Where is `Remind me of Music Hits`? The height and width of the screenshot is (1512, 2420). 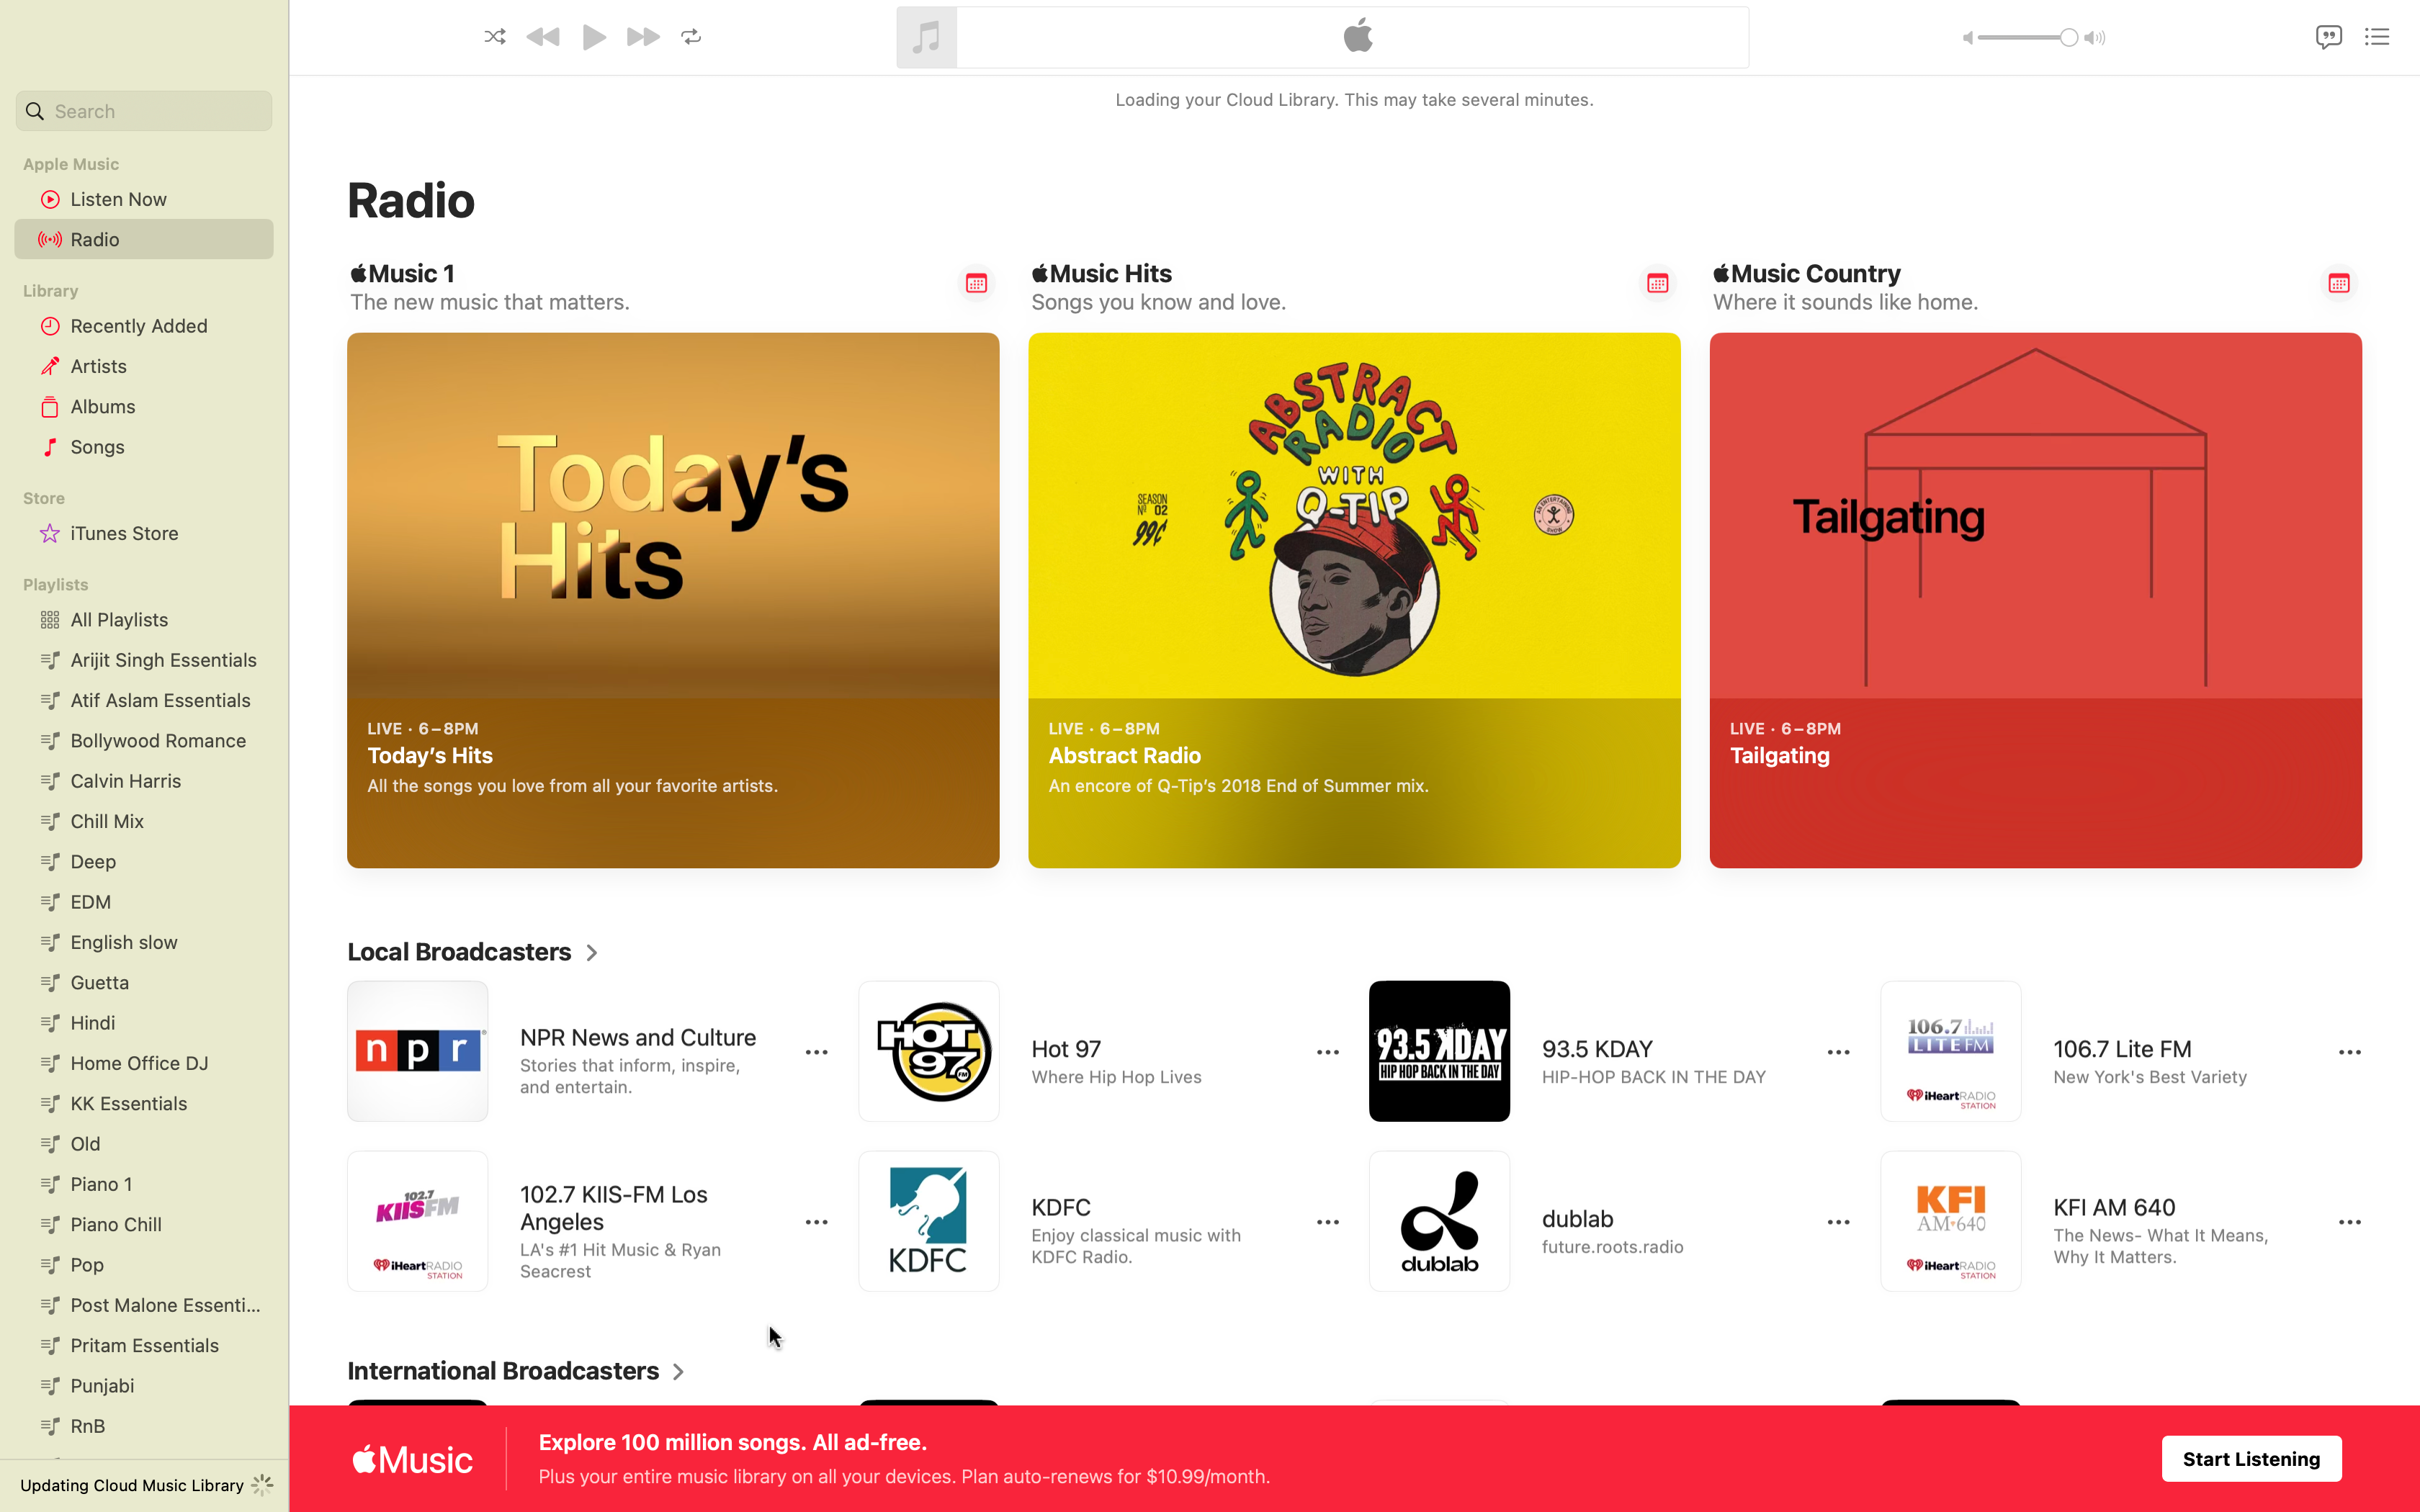
Remind me of Music Hits is located at coordinates (1655, 284).